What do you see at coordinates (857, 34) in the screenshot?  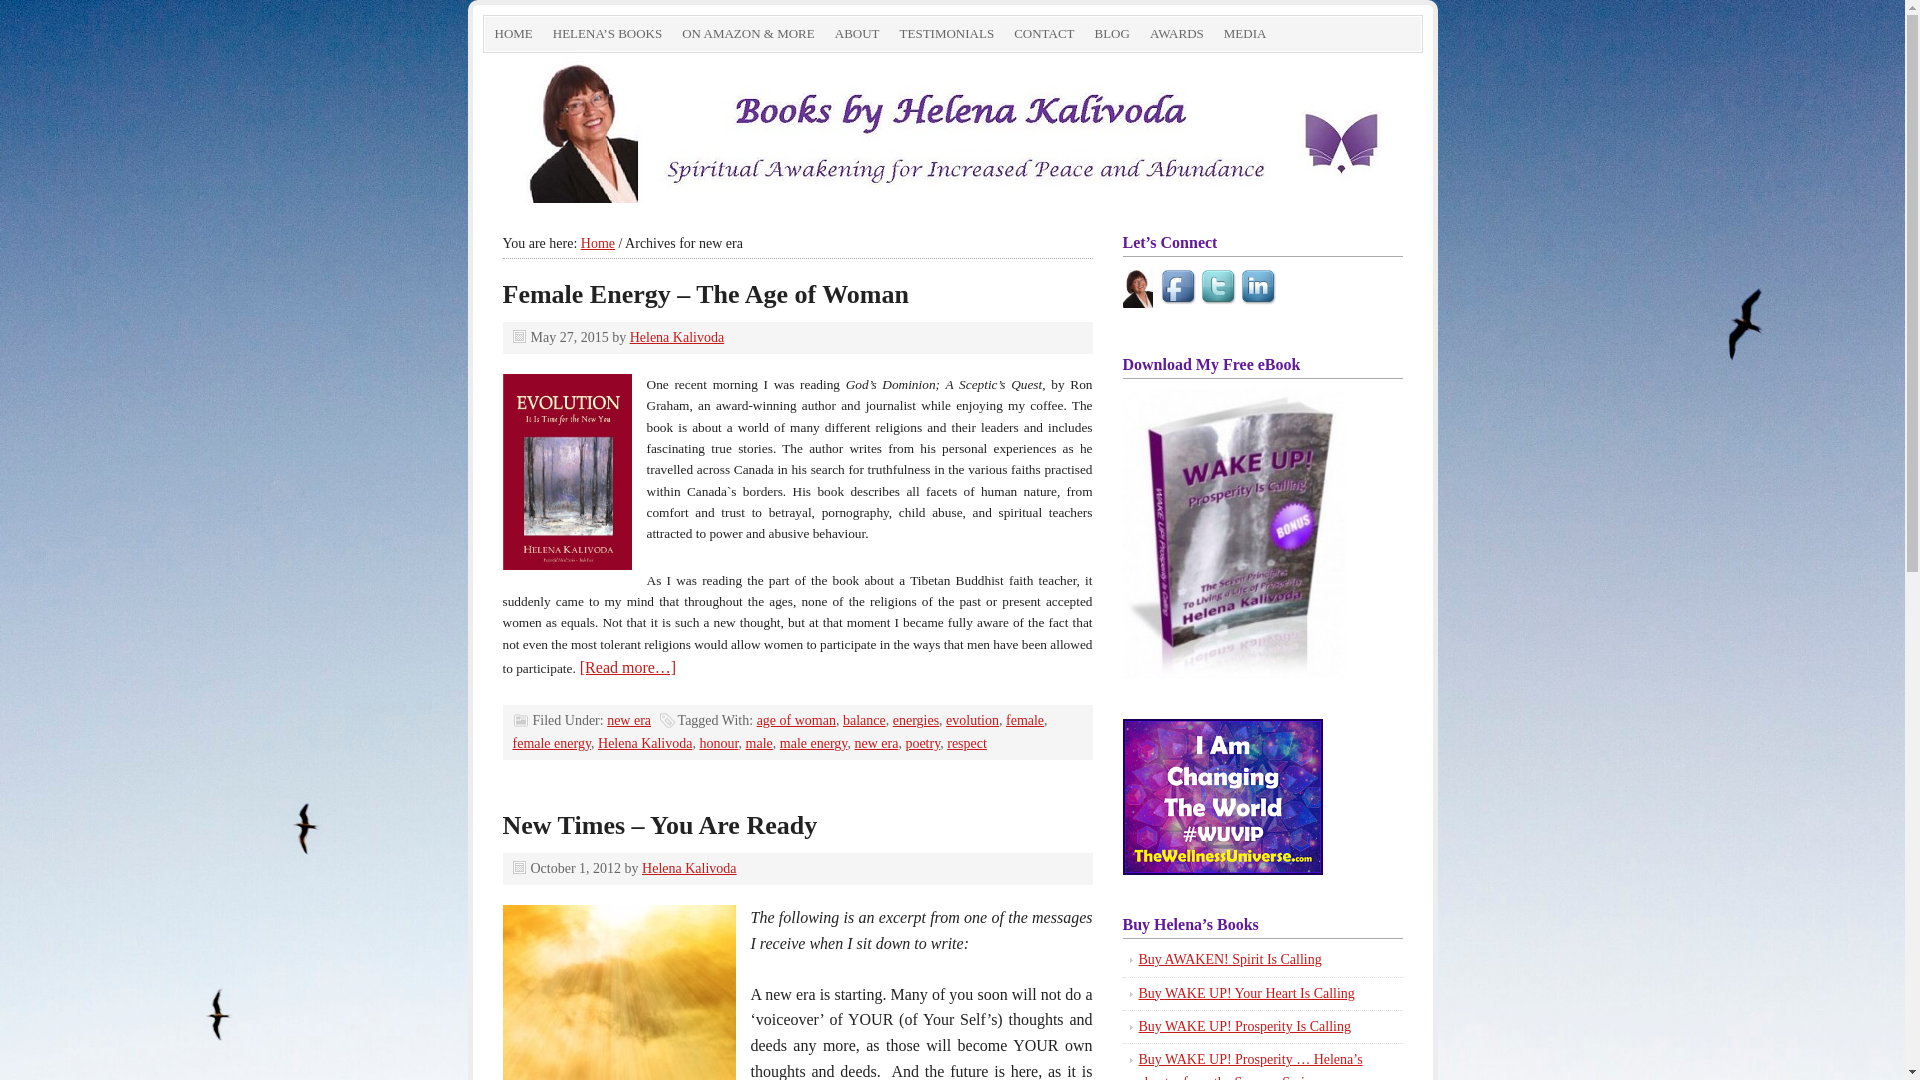 I see `'ABOUT'` at bounding box center [857, 34].